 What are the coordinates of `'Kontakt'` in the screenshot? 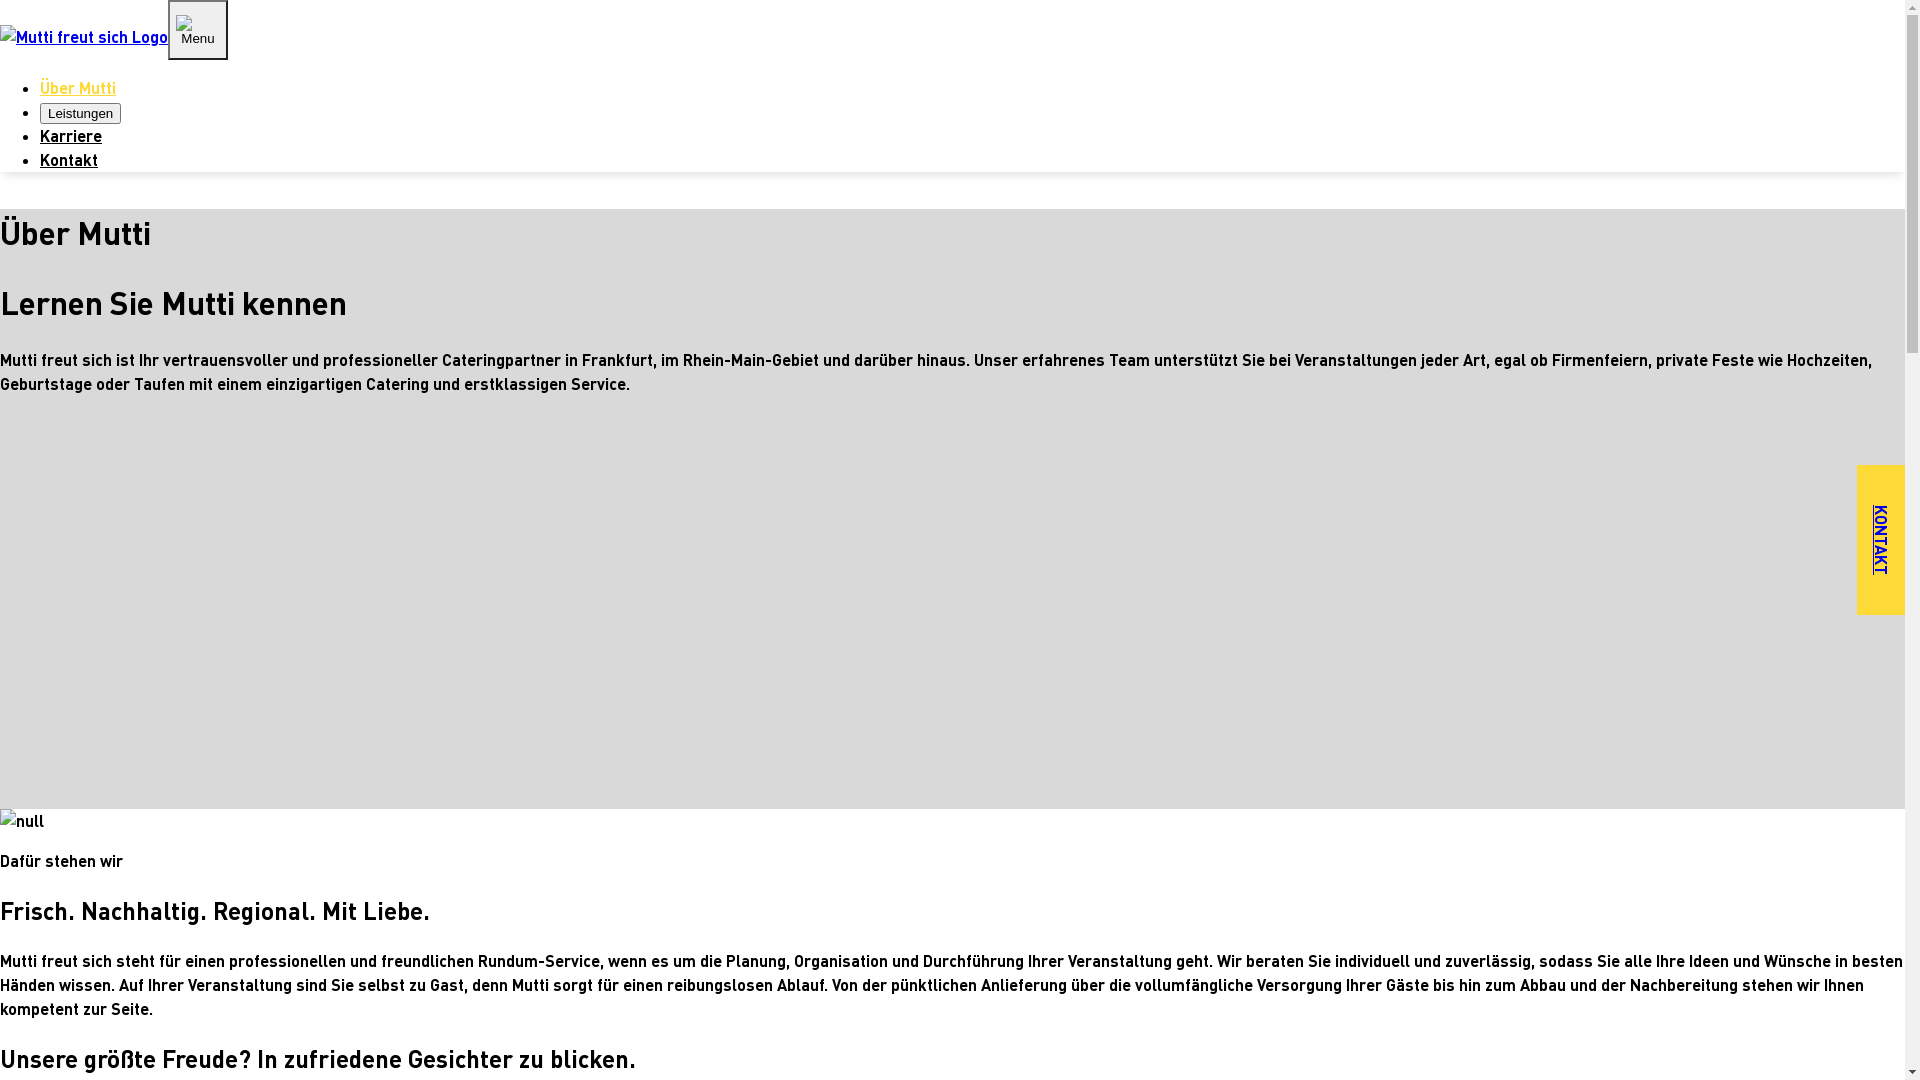 It's located at (68, 158).